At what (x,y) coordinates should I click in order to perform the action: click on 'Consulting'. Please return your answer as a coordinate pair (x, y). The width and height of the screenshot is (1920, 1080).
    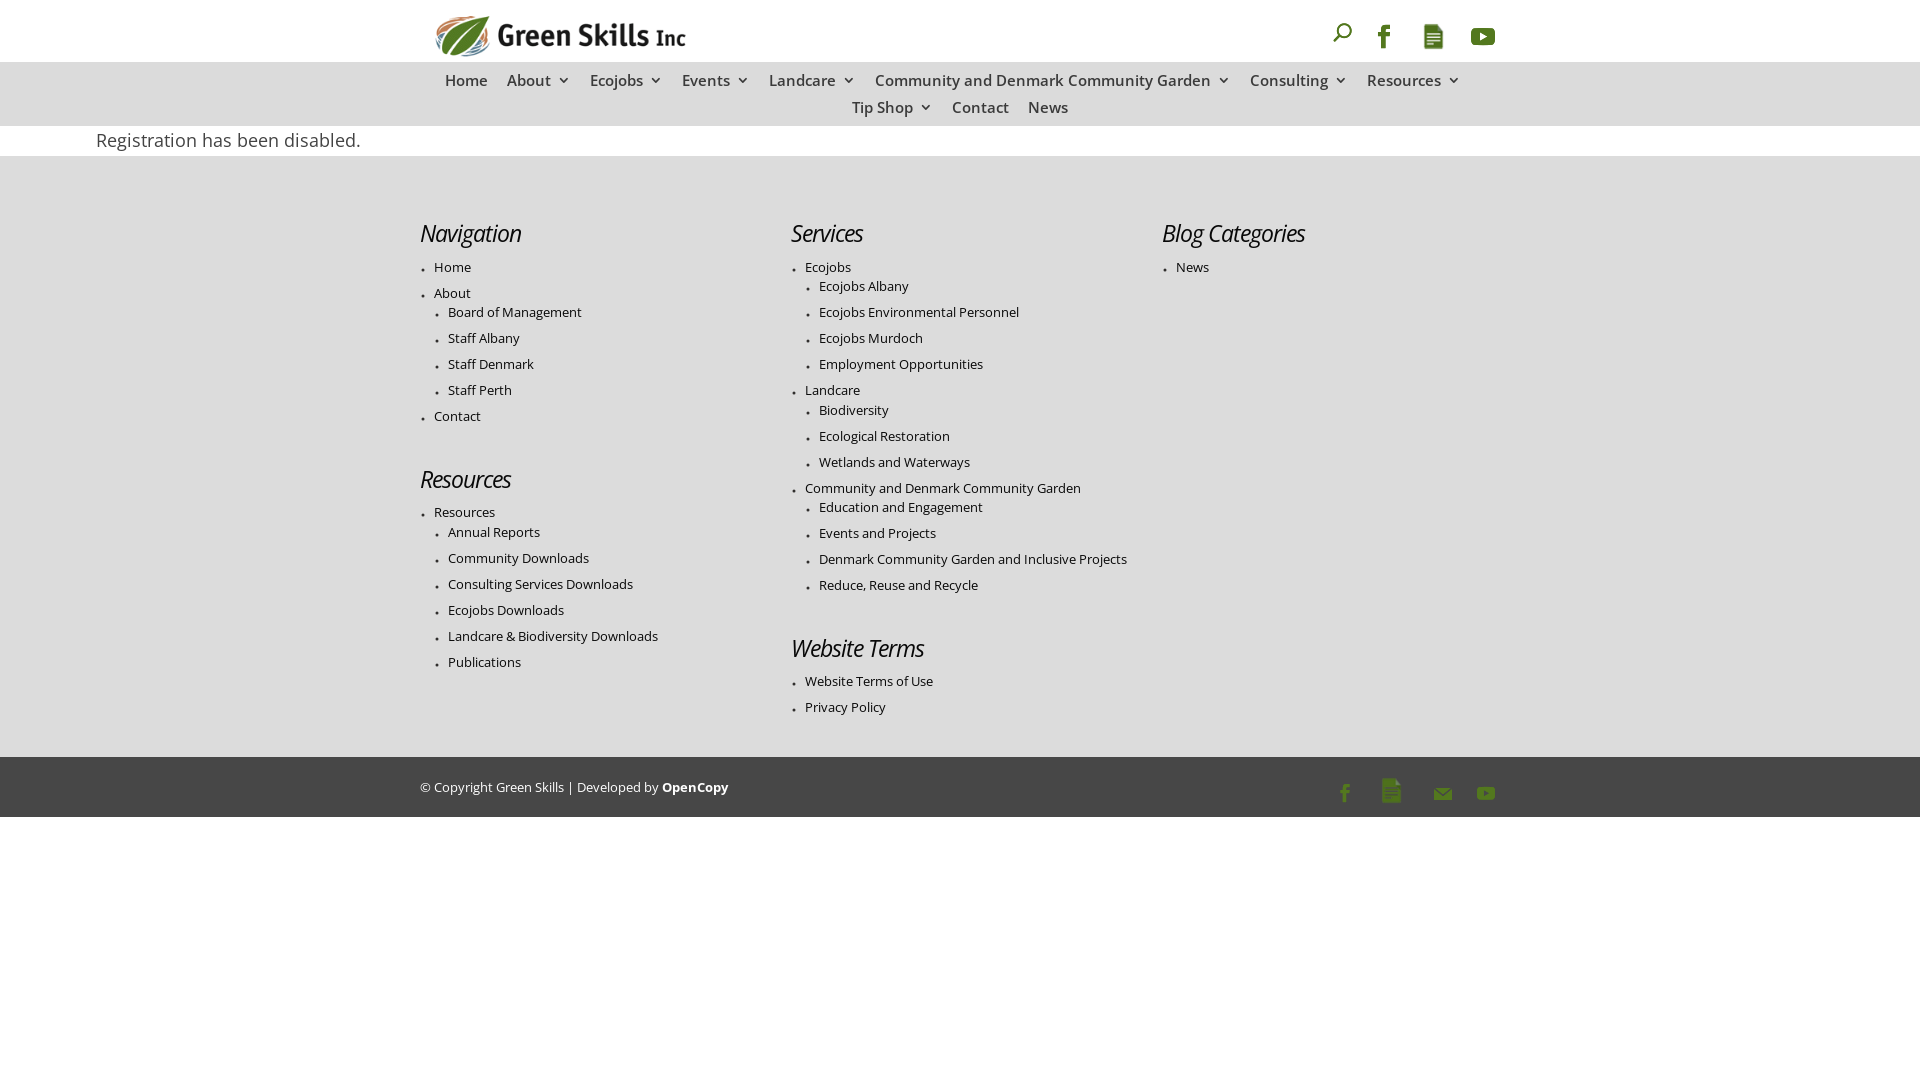
    Looking at the image, I should click on (1299, 84).